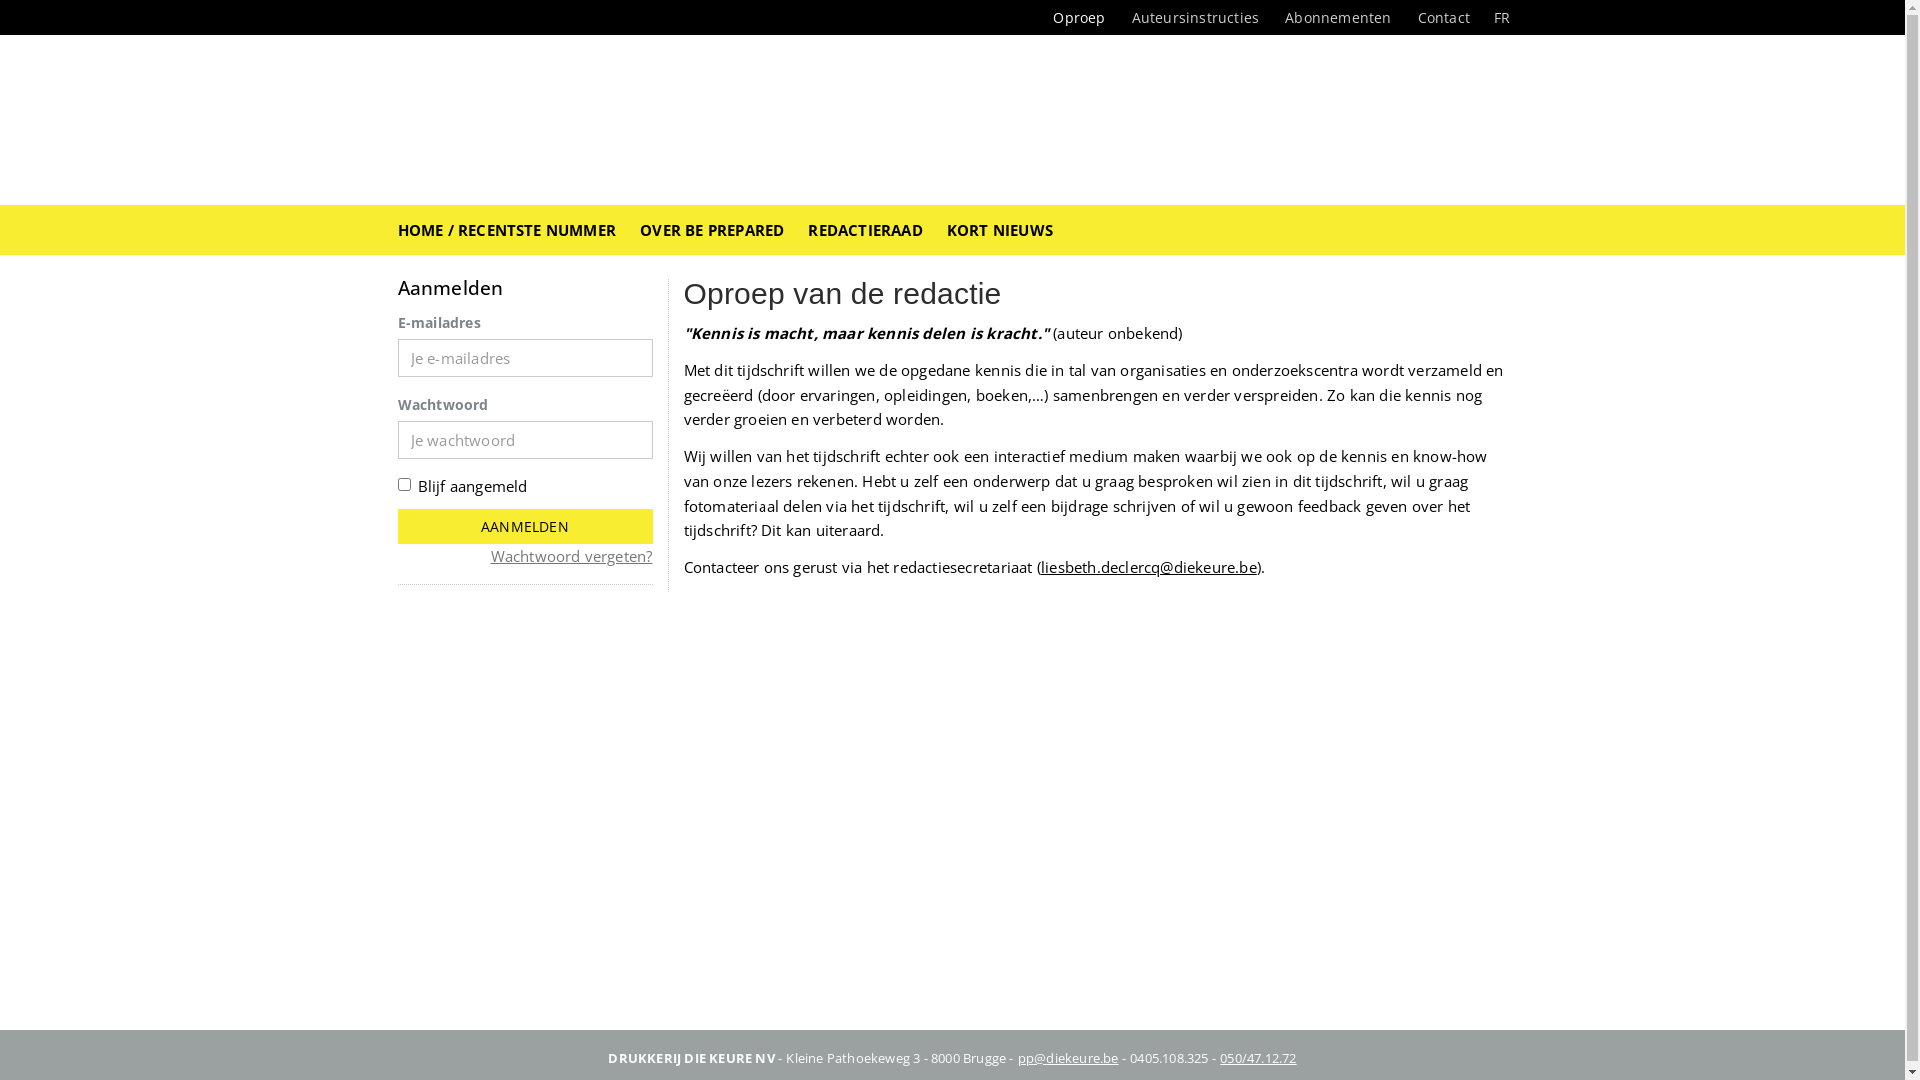  What do you see at coordinates (525, 525) in the screenshot?
I see `'AANMELDEN'` at bounding box center [525, 525].